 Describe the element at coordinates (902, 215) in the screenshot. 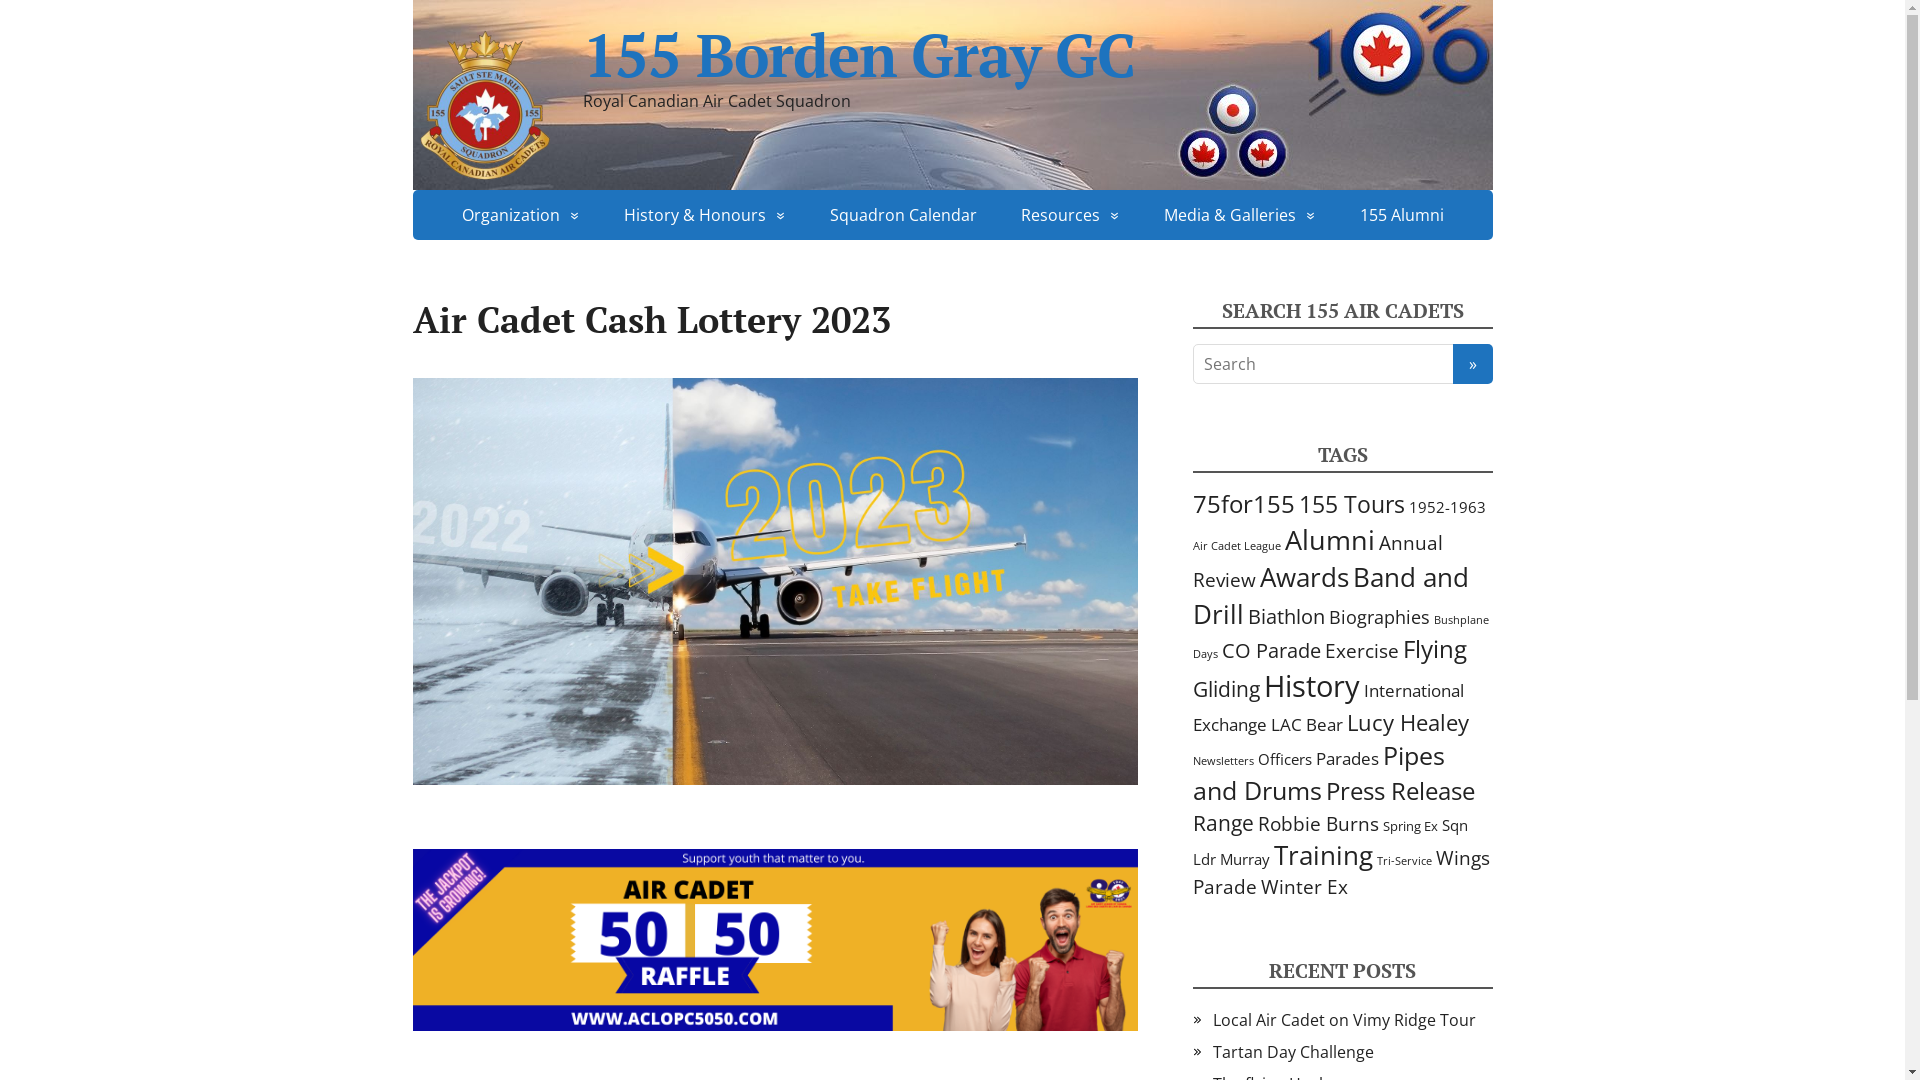

I see `'Squadron Calendar'` at that location.